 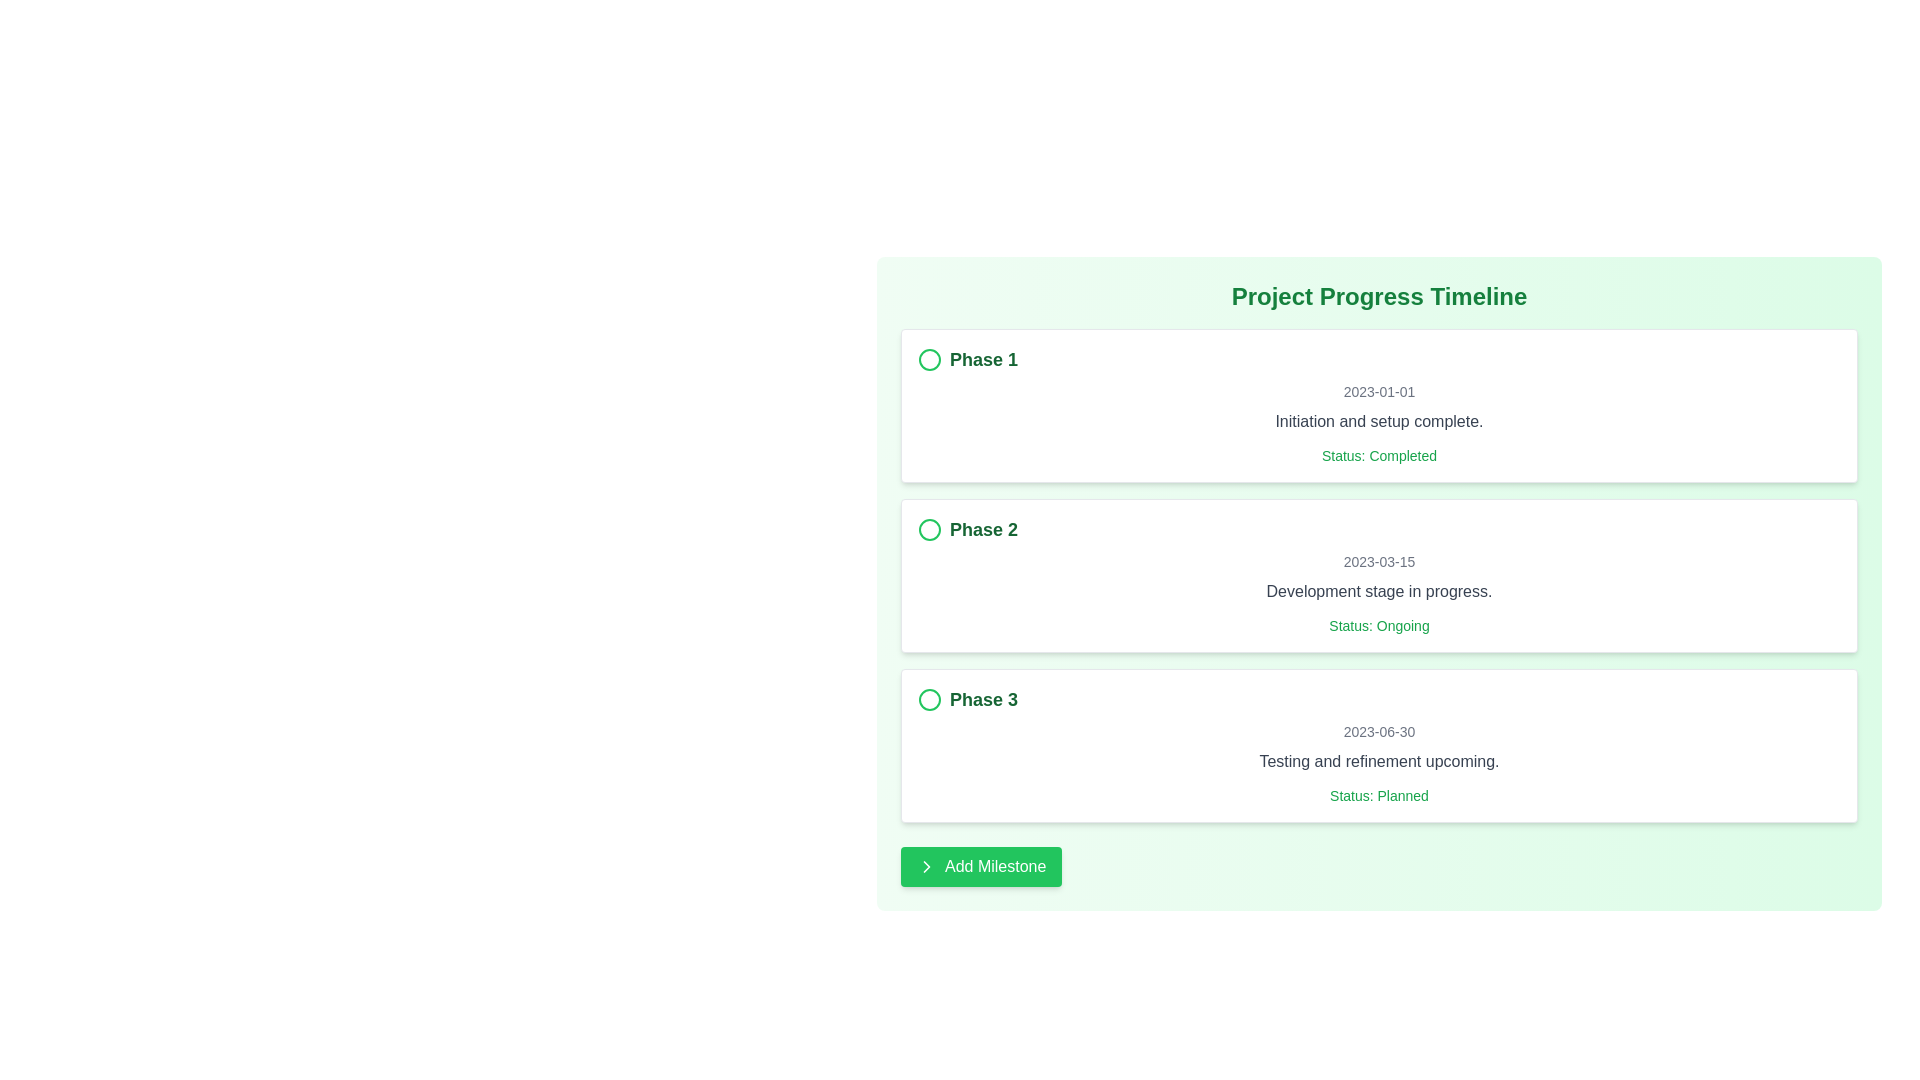 I want to click on the graphical representation of the progress status indicator located to the left of the 'Phase 2' label, so click(x=929, y=528).